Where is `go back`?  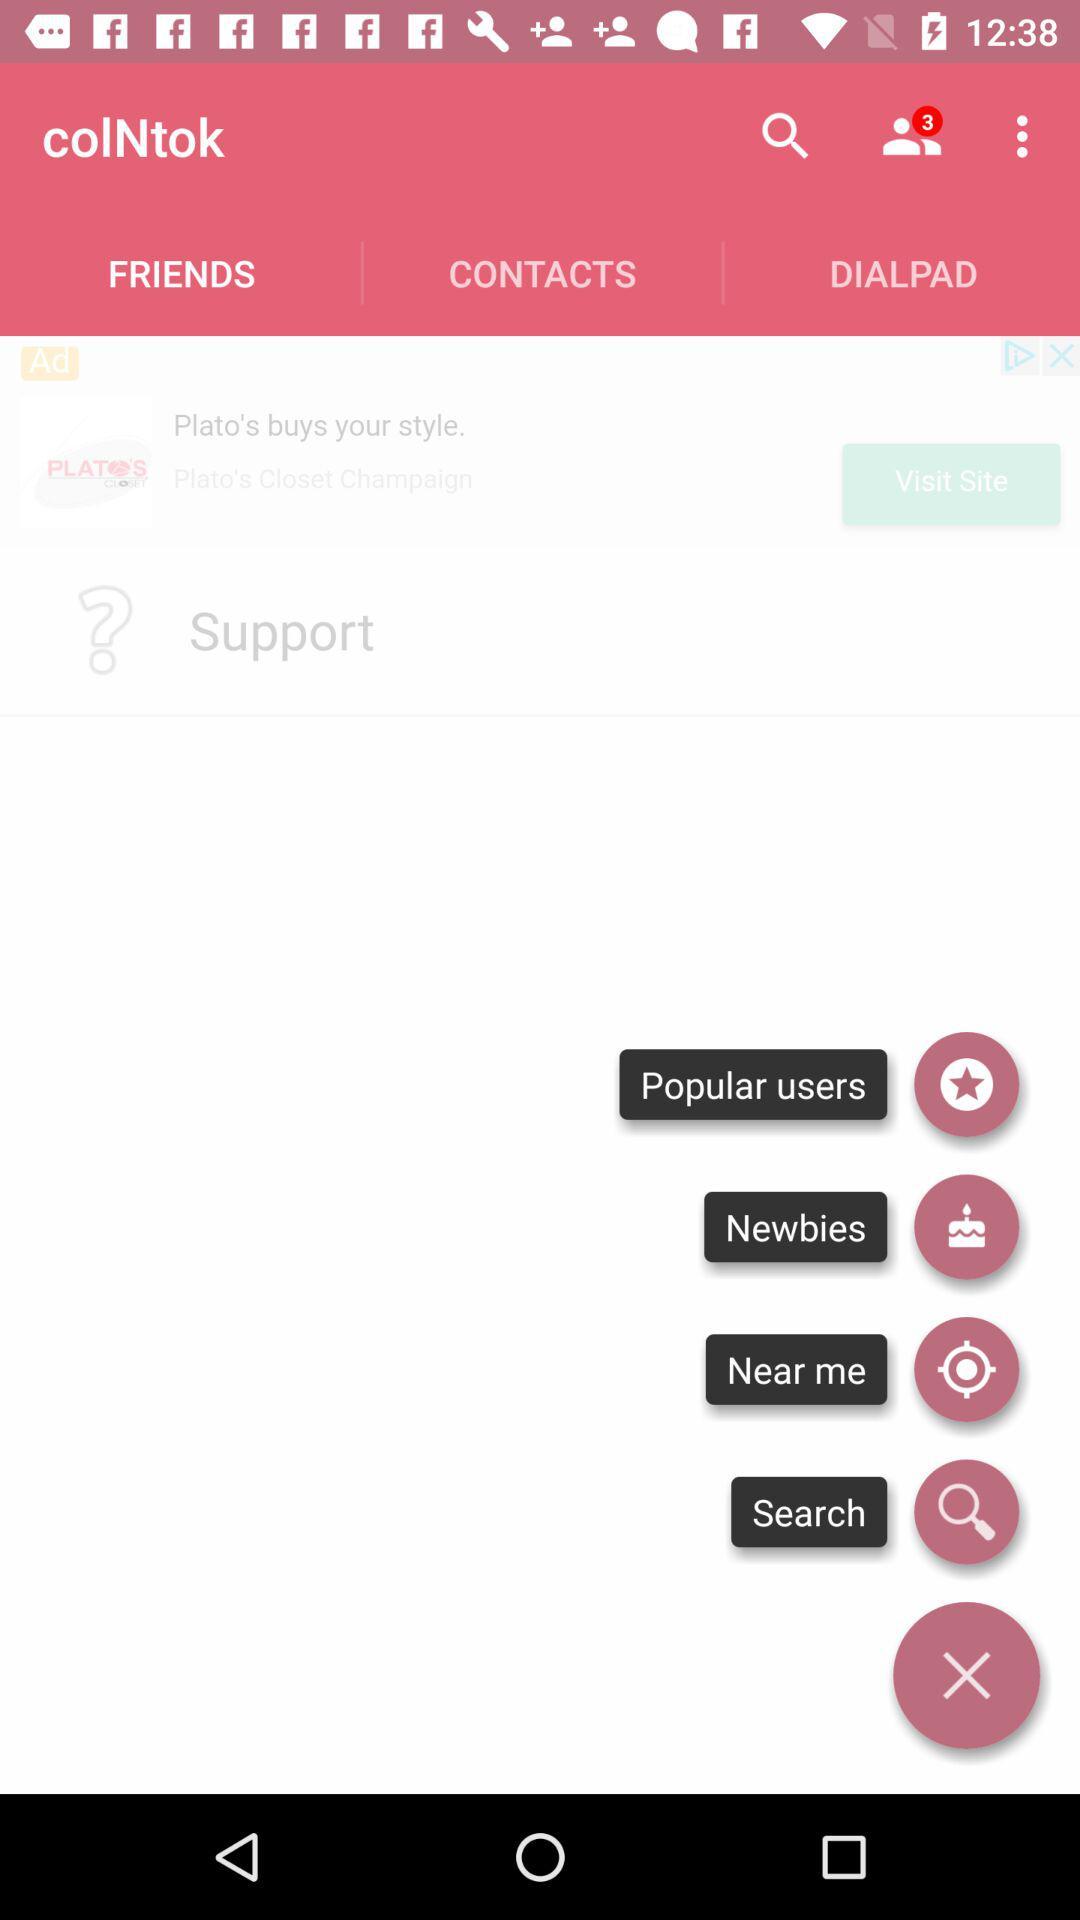 go back is located at coordinates (965, 1675).